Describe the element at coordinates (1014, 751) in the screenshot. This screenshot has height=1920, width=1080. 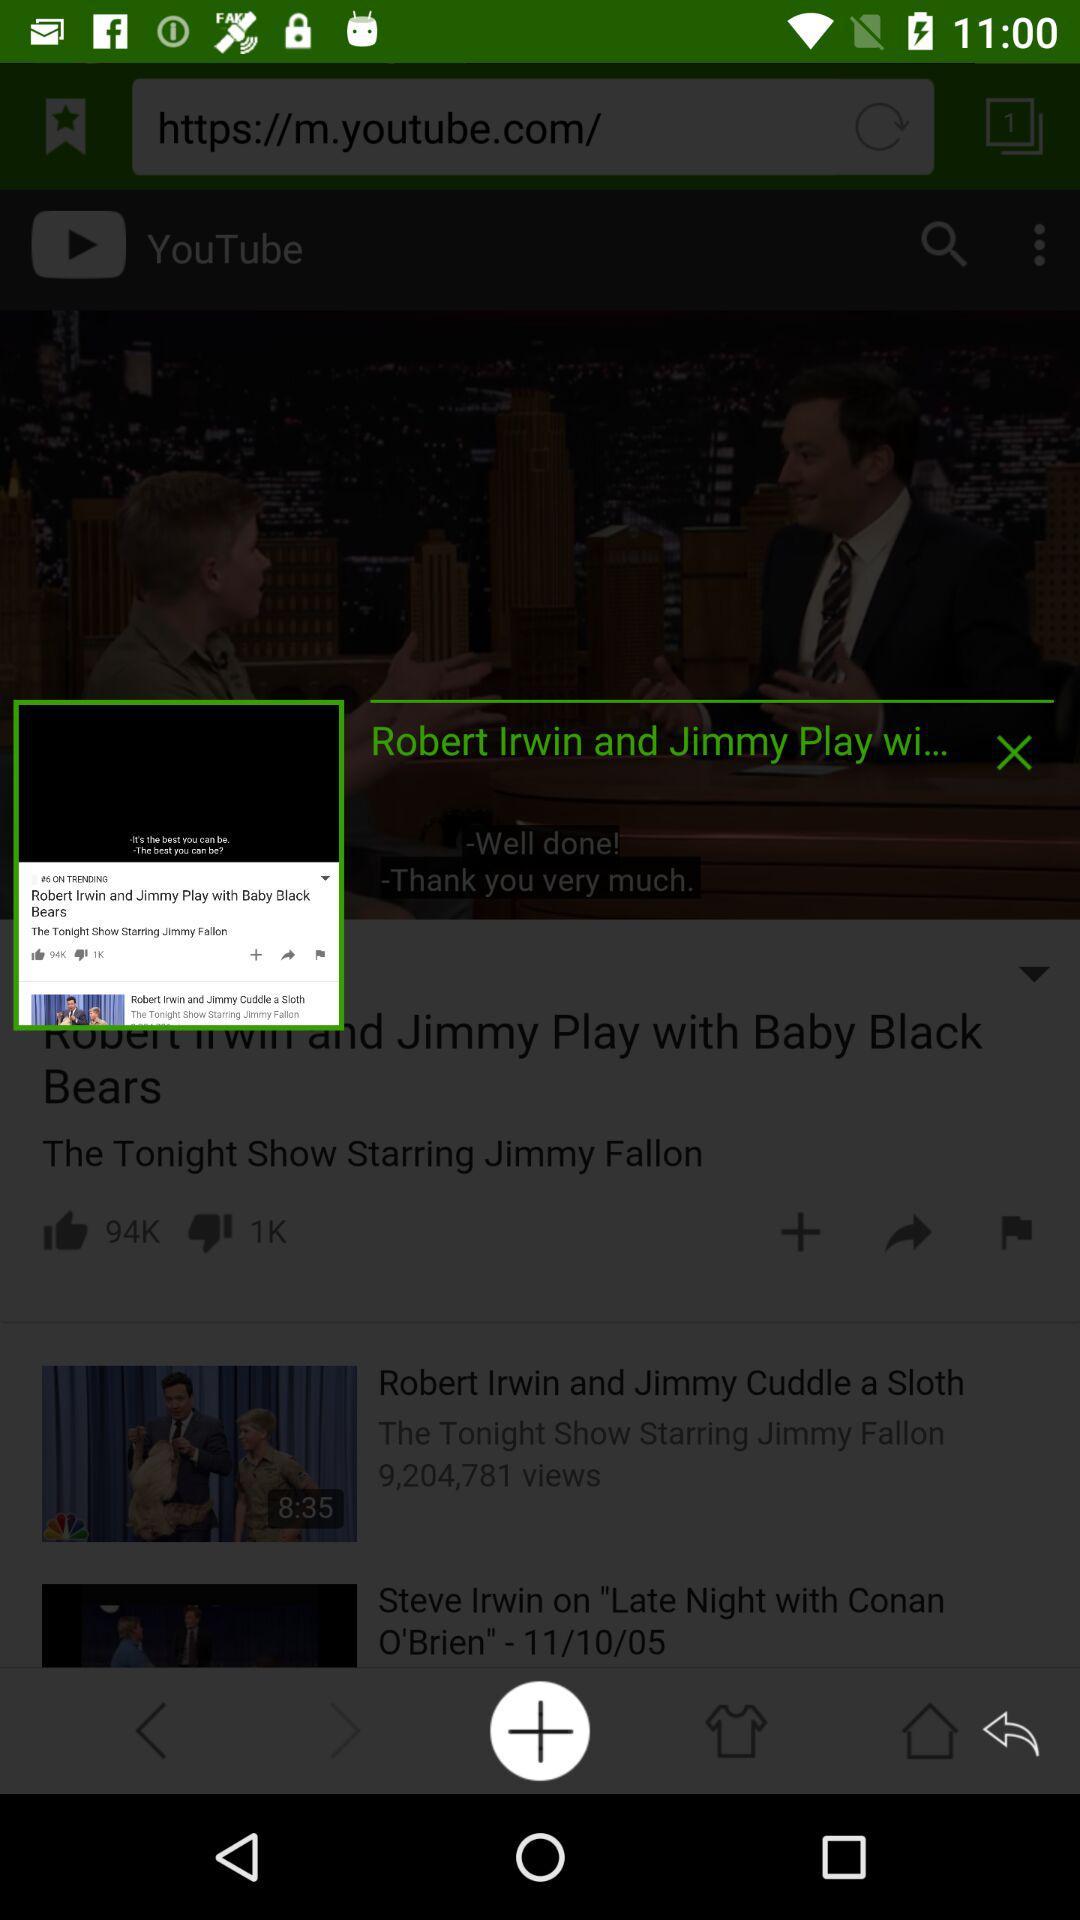
I see `to close the pop up` at that location.